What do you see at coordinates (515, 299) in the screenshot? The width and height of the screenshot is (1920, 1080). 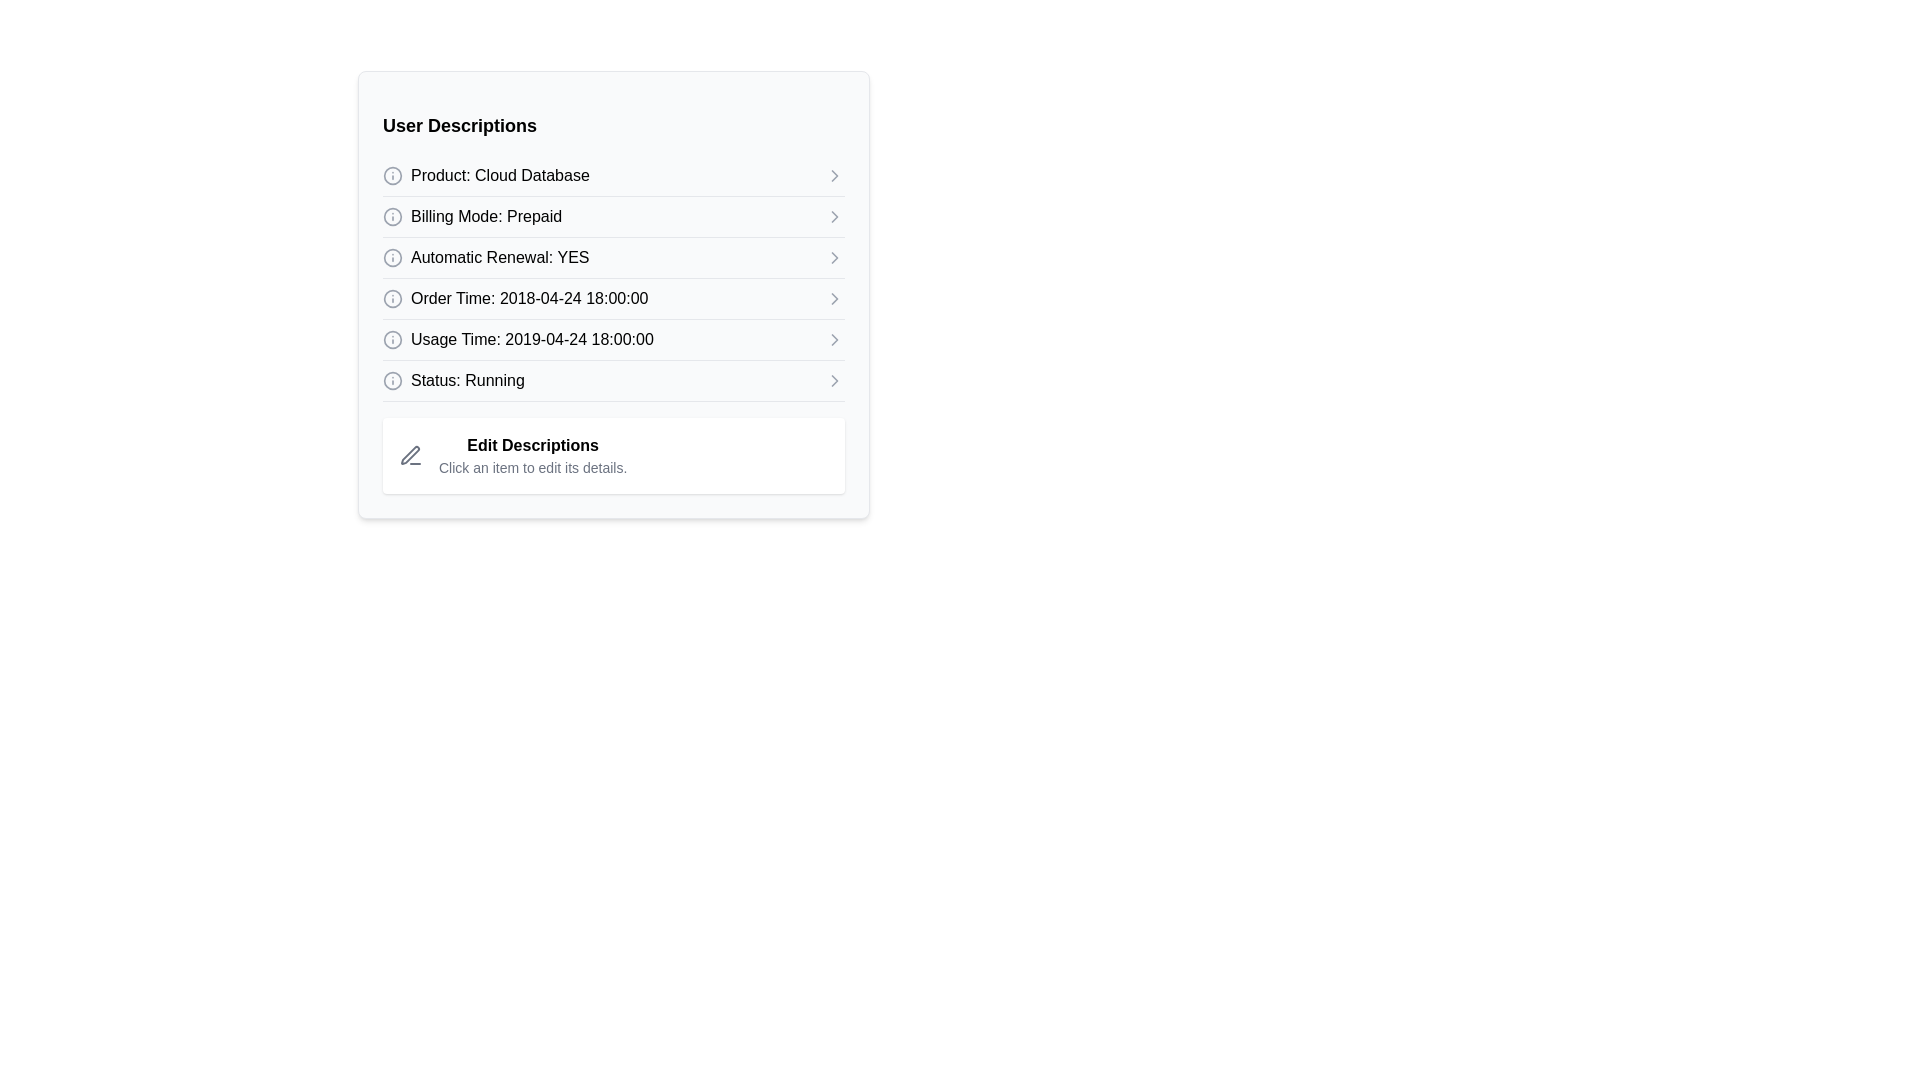 I see `the text label displaying 'Order Time: 2018-04-24 18:00:00' with an accompanying icon, located in the 'User Descriptions' panel` at bounding box center [515, 299].